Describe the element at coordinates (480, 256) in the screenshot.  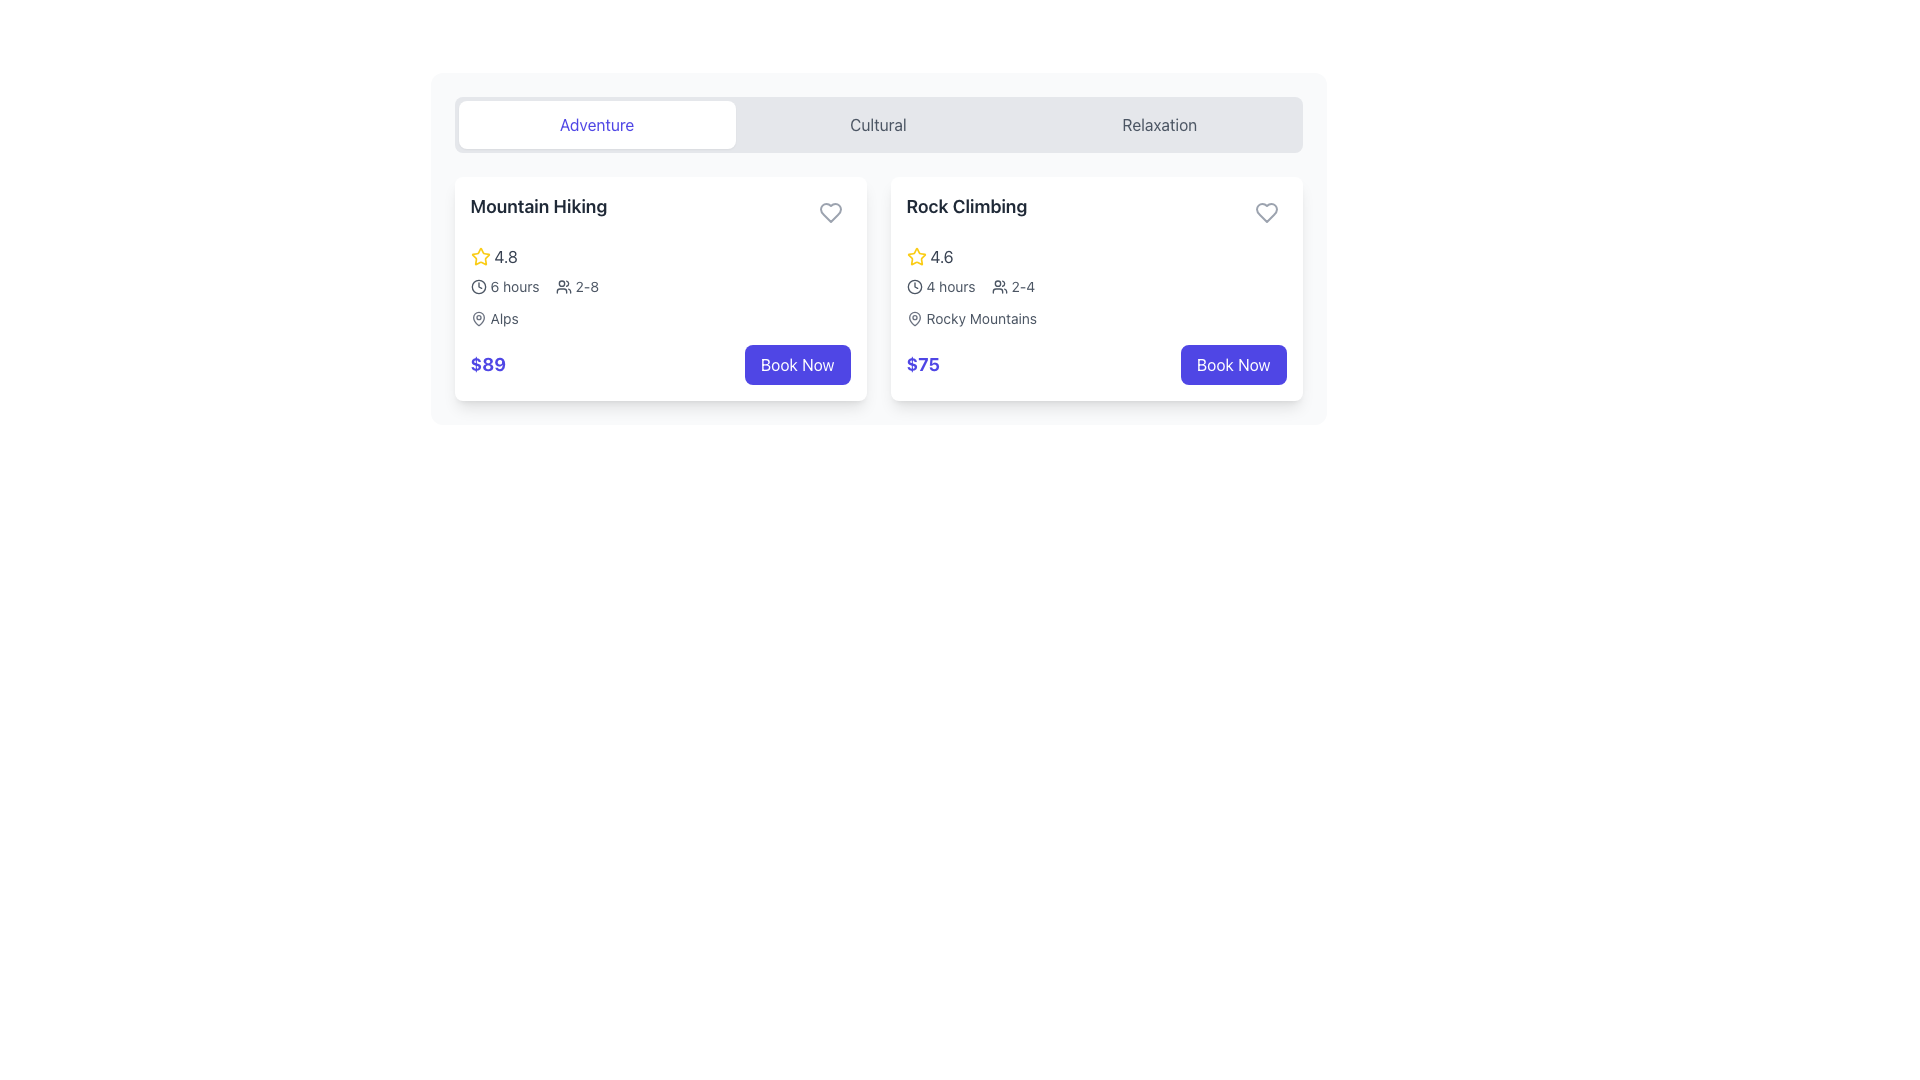
I see `the star icon that represents a rating, located to the left of the numerical text '4.8' within the rating section of the left card` at that location.